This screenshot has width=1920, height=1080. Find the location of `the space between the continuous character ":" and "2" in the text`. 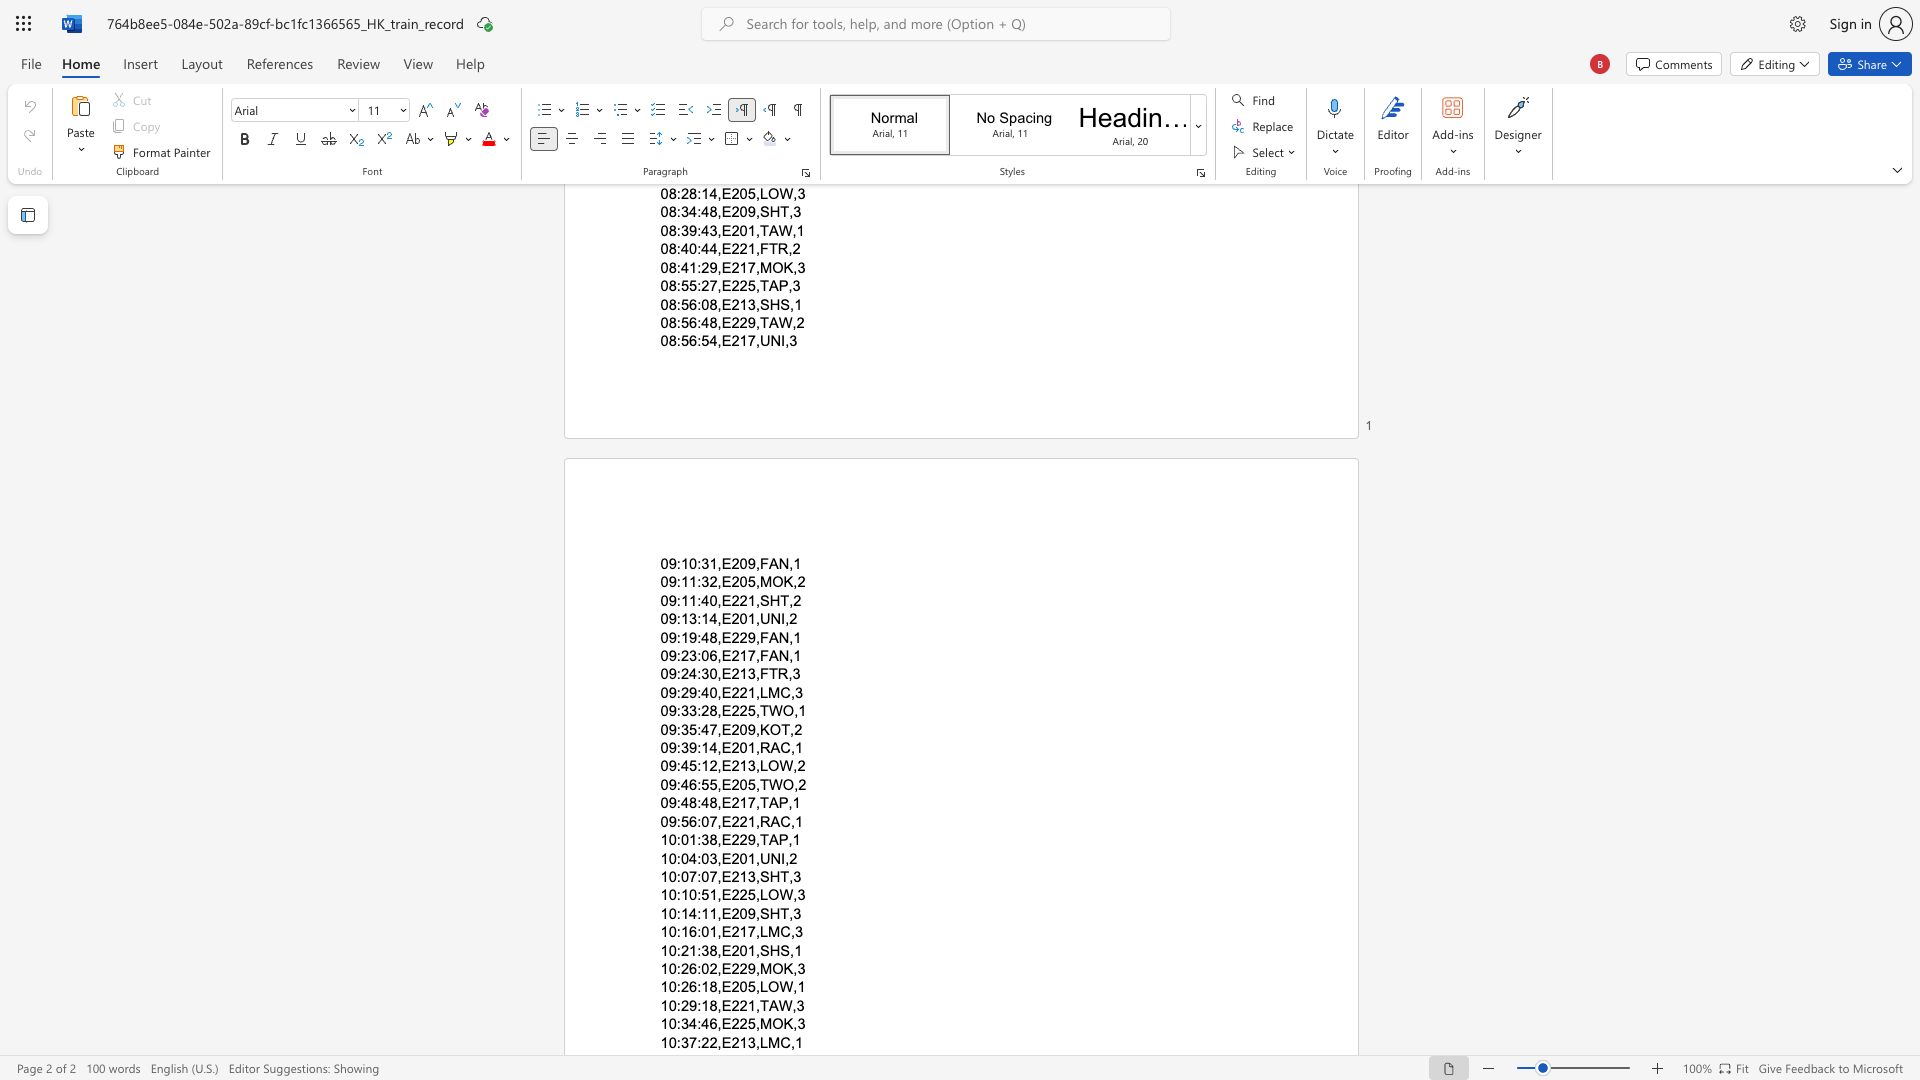

the space between the continuous character ":" and "2" in the text is located at coordinates (681, 967).